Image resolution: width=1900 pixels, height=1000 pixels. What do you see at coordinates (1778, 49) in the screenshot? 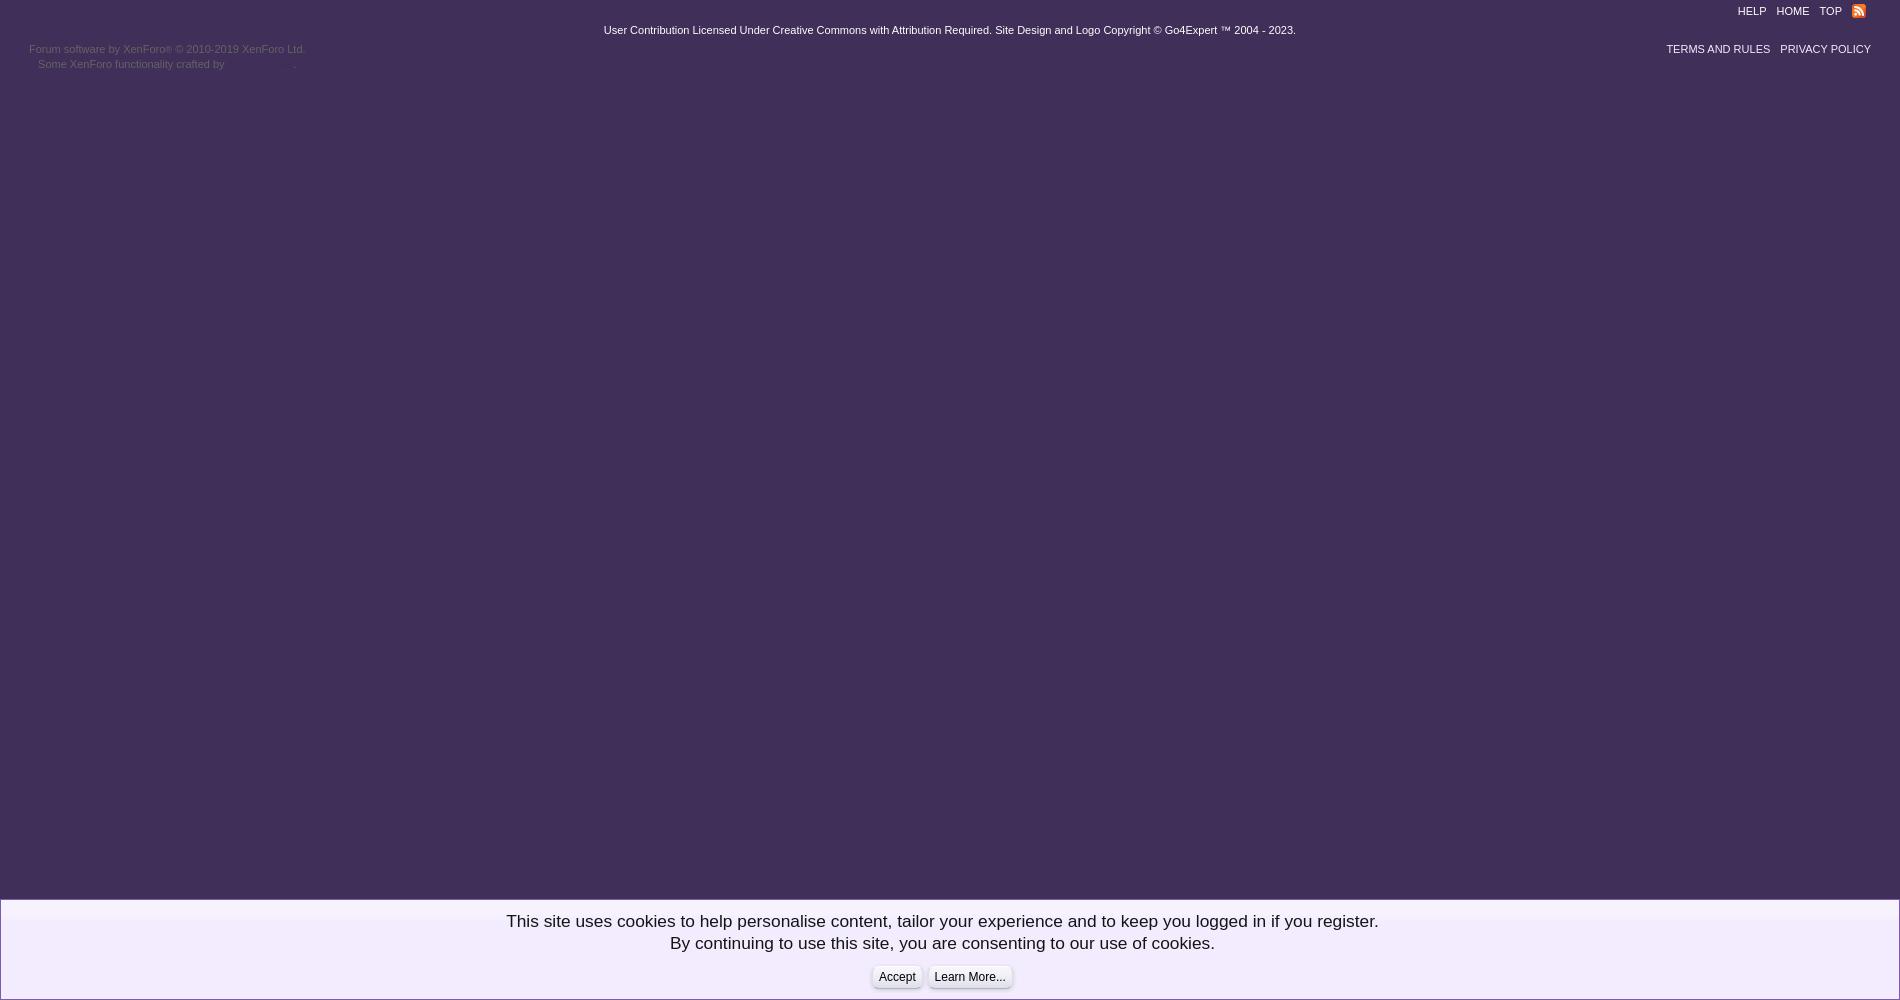
I see `'Privacy Policy'` at bounding box center [1778, 49].